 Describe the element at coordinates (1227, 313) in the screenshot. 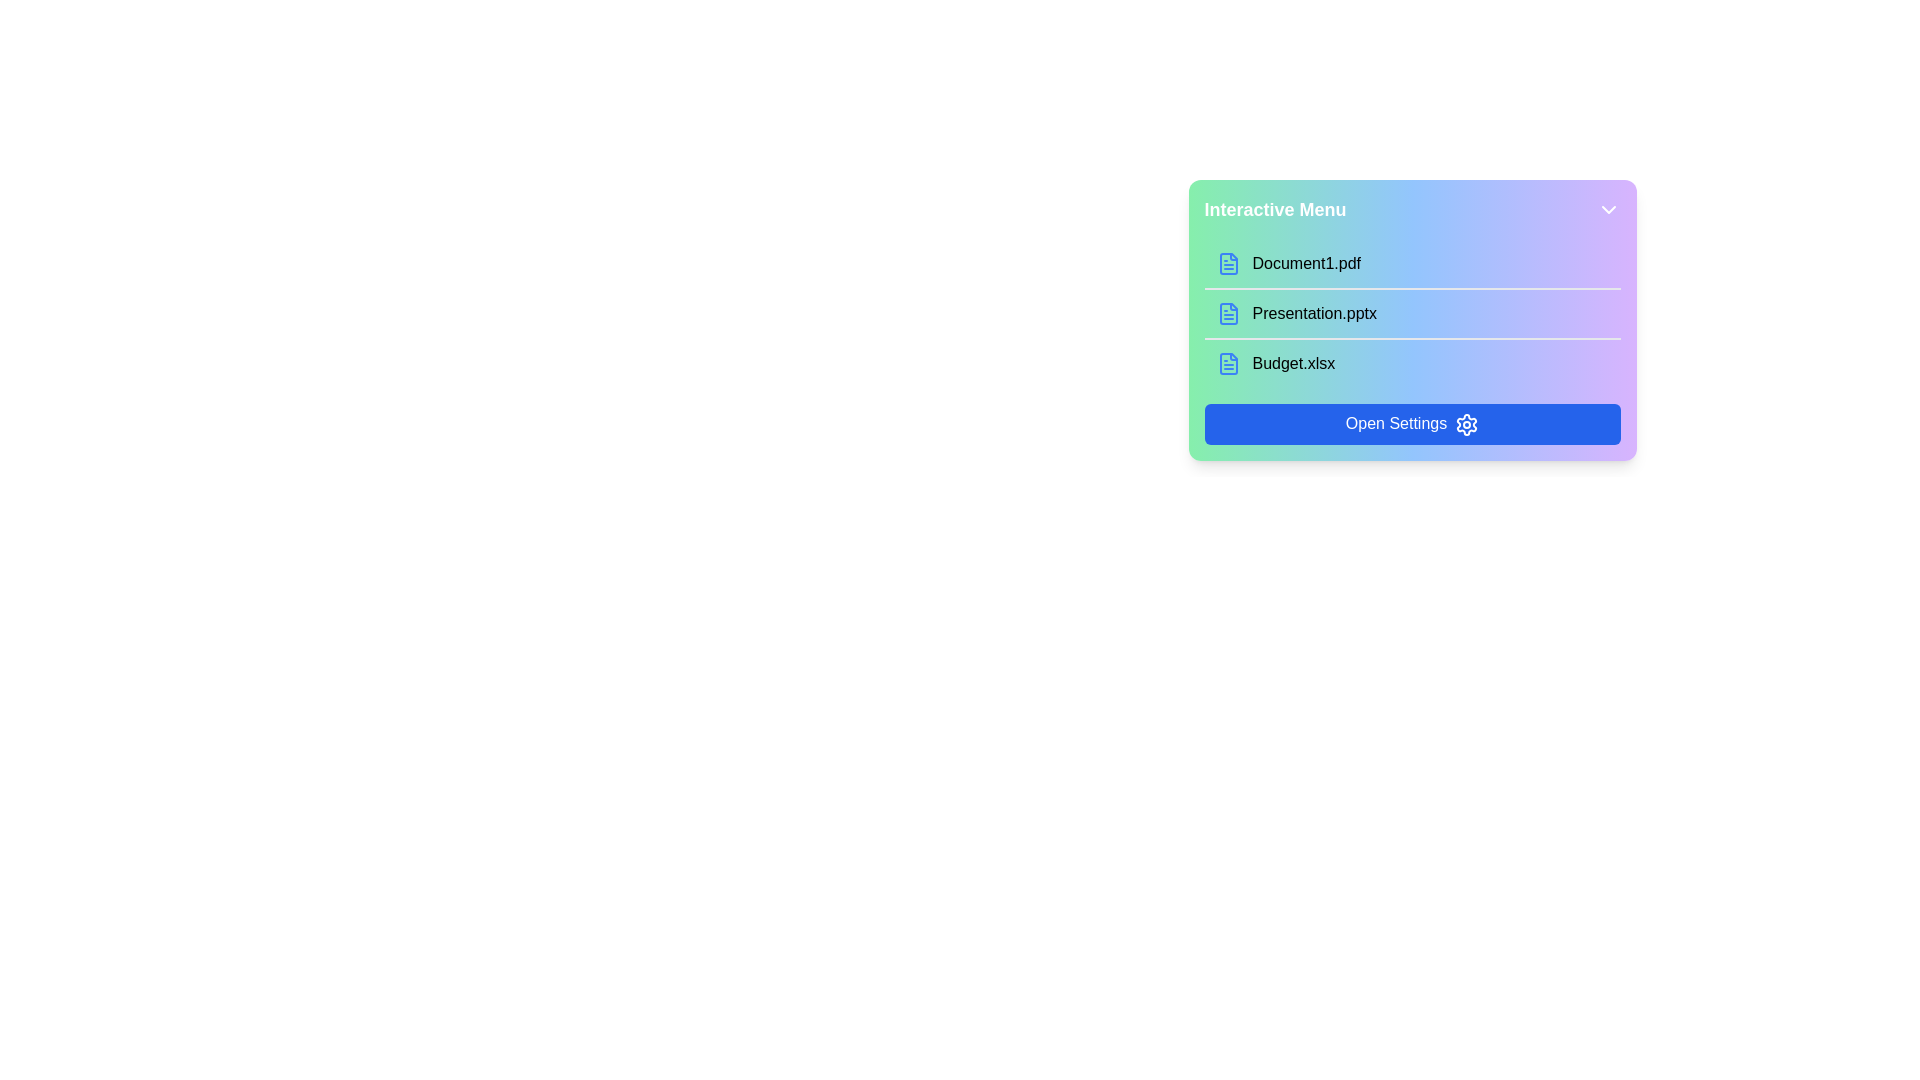

I see `the SVG icon representing a document file, which is light blue and positioned next to the text 'Presentation.pptx' in the interactive menu` at that location.